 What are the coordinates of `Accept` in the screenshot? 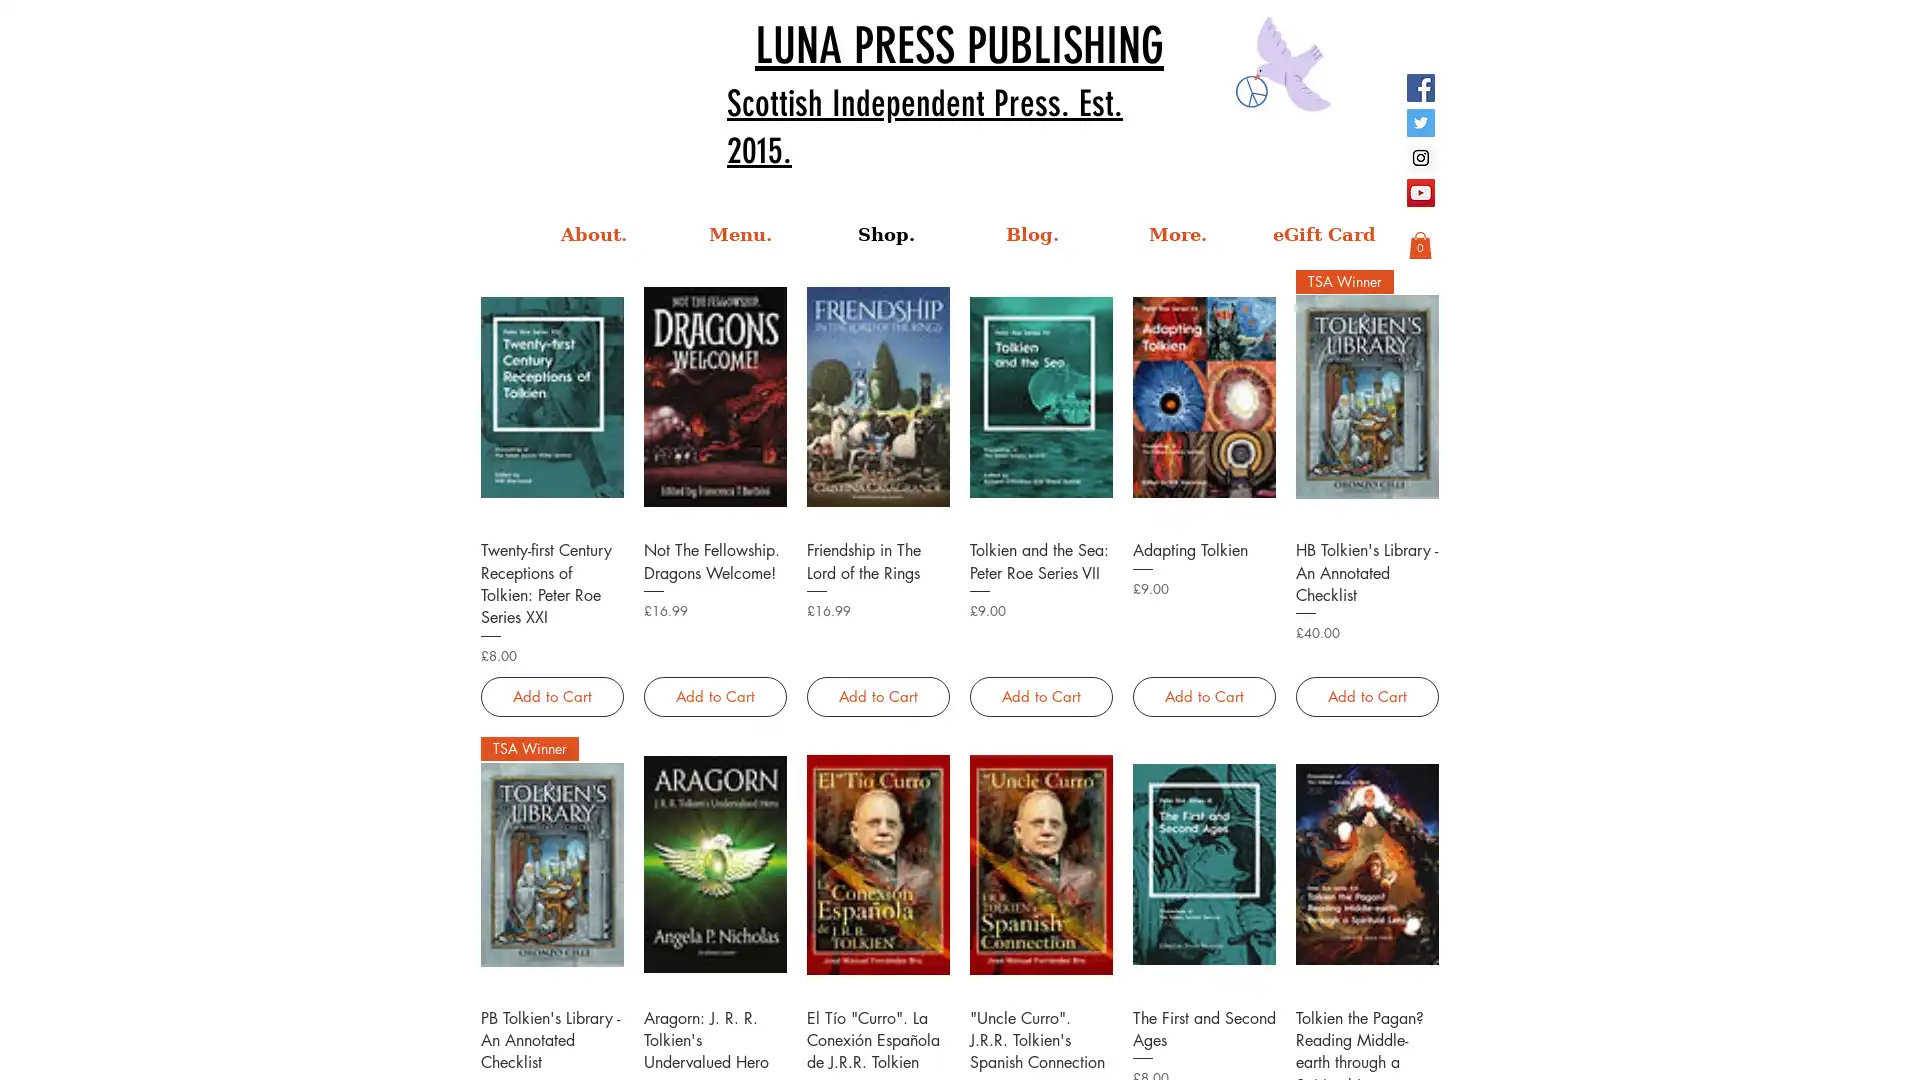 It's located at (1830, 1047).